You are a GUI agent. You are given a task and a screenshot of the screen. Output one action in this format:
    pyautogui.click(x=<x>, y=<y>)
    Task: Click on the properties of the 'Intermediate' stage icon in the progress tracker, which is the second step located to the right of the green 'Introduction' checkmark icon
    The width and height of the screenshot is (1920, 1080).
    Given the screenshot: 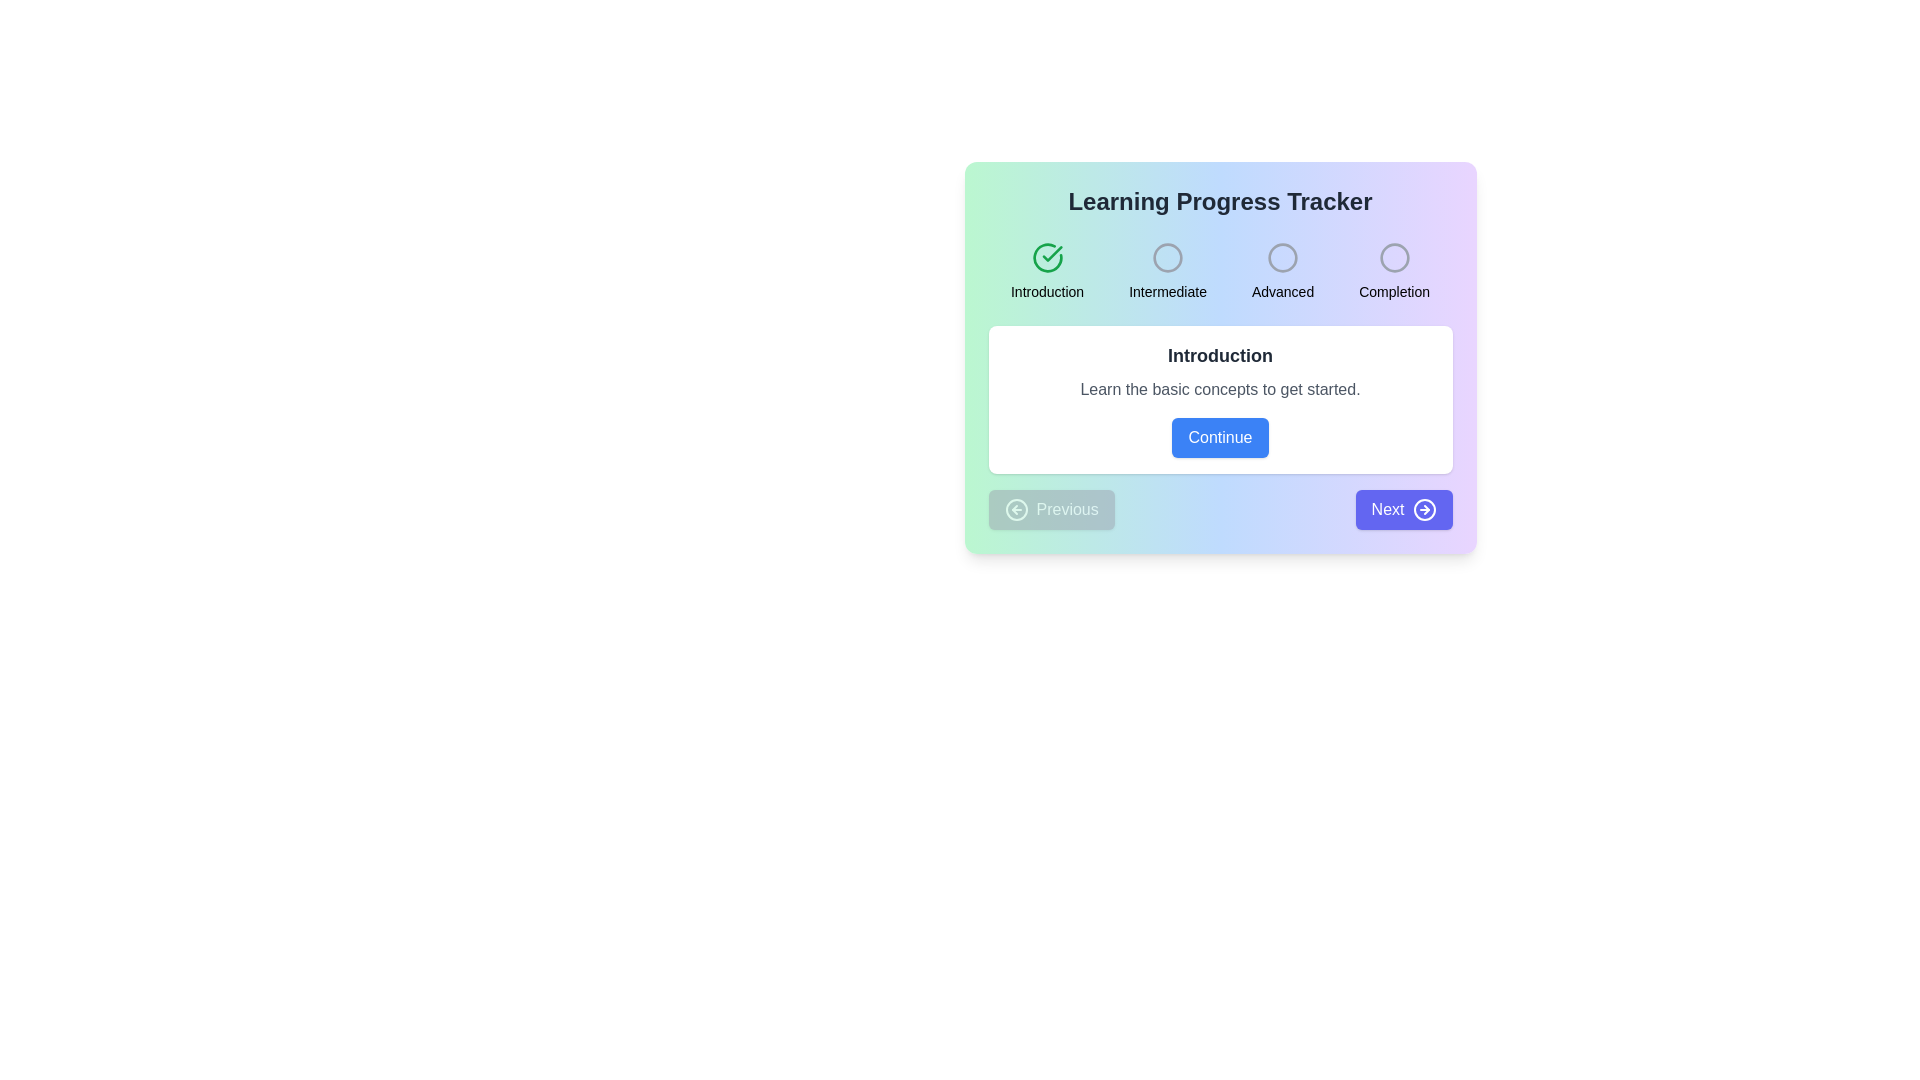 What is the action you would take?
    pyautogui.click(x=1167, y=257)
    